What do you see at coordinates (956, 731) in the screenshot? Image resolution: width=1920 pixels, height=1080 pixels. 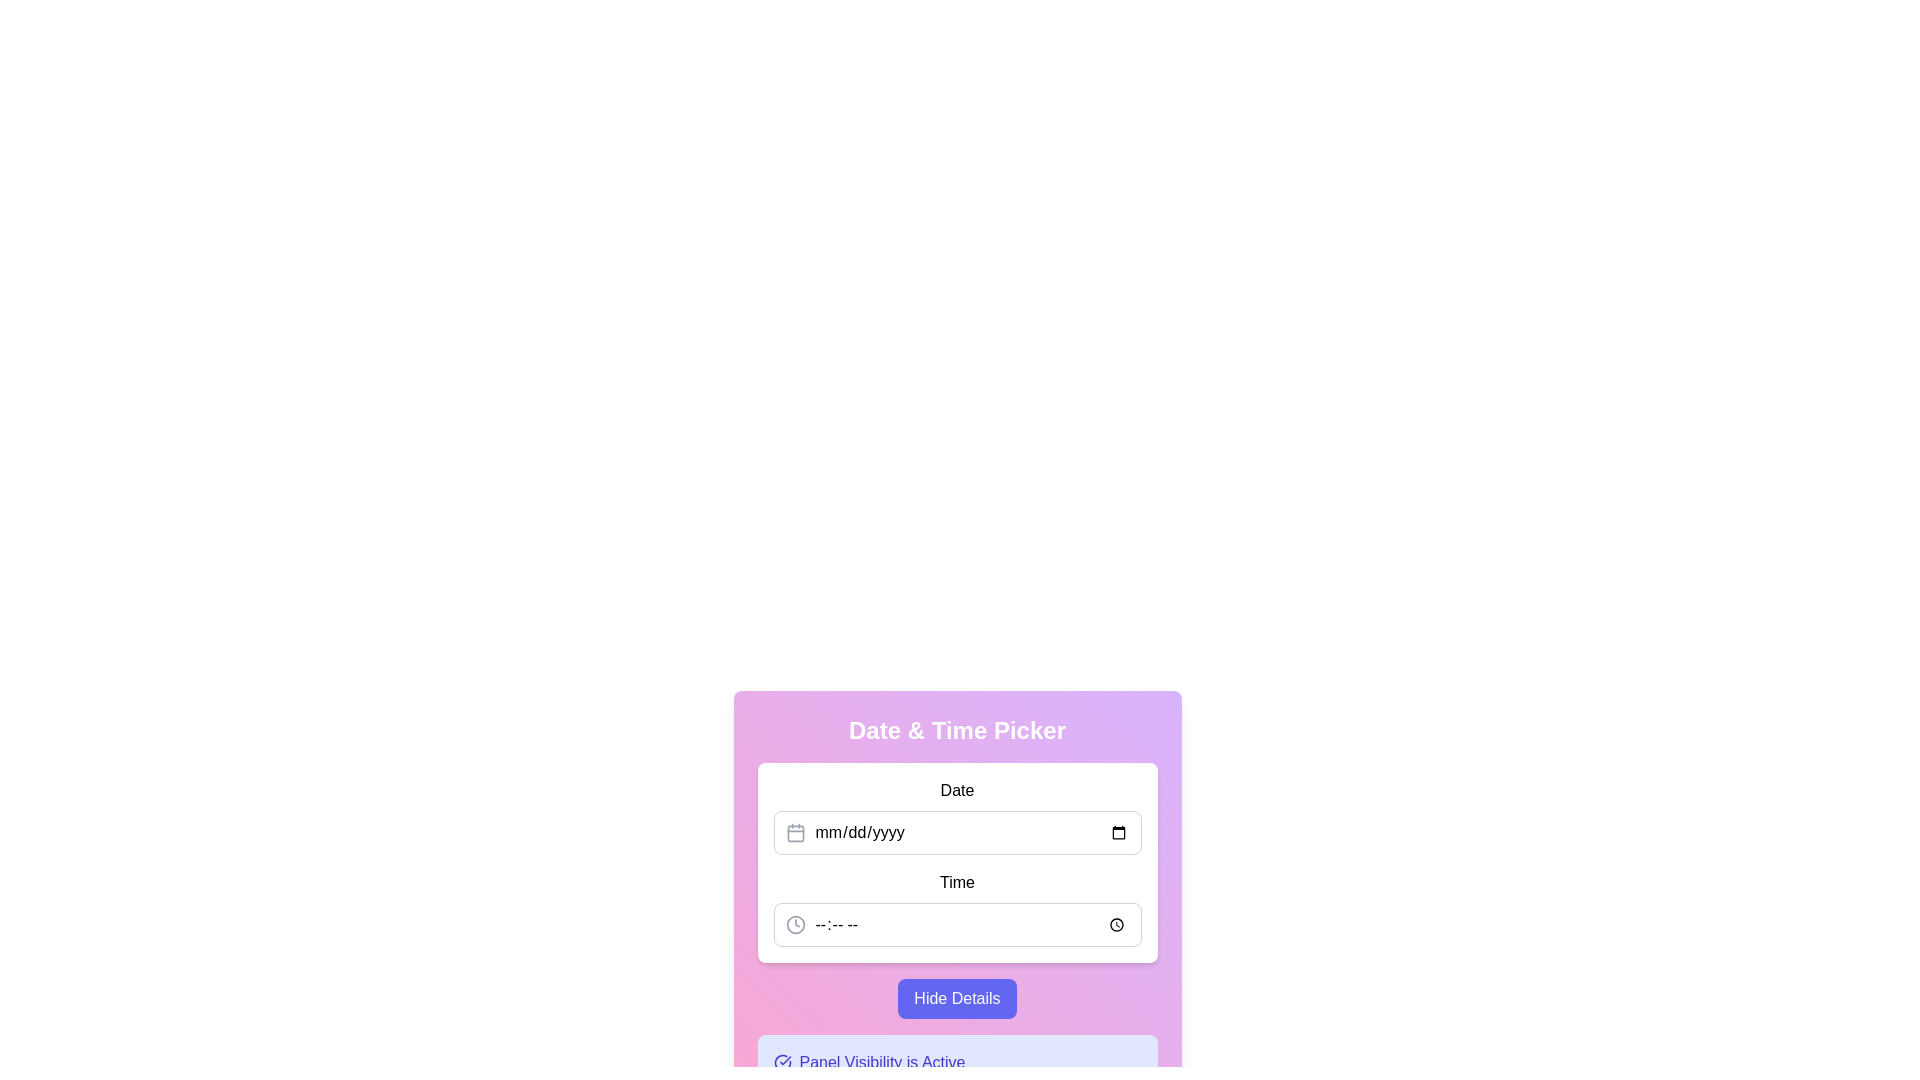 I see `the title text label for the date and time picker interface, which is positioned at the top of a card-like component with a gradient background` at bounding box center [956, 731].